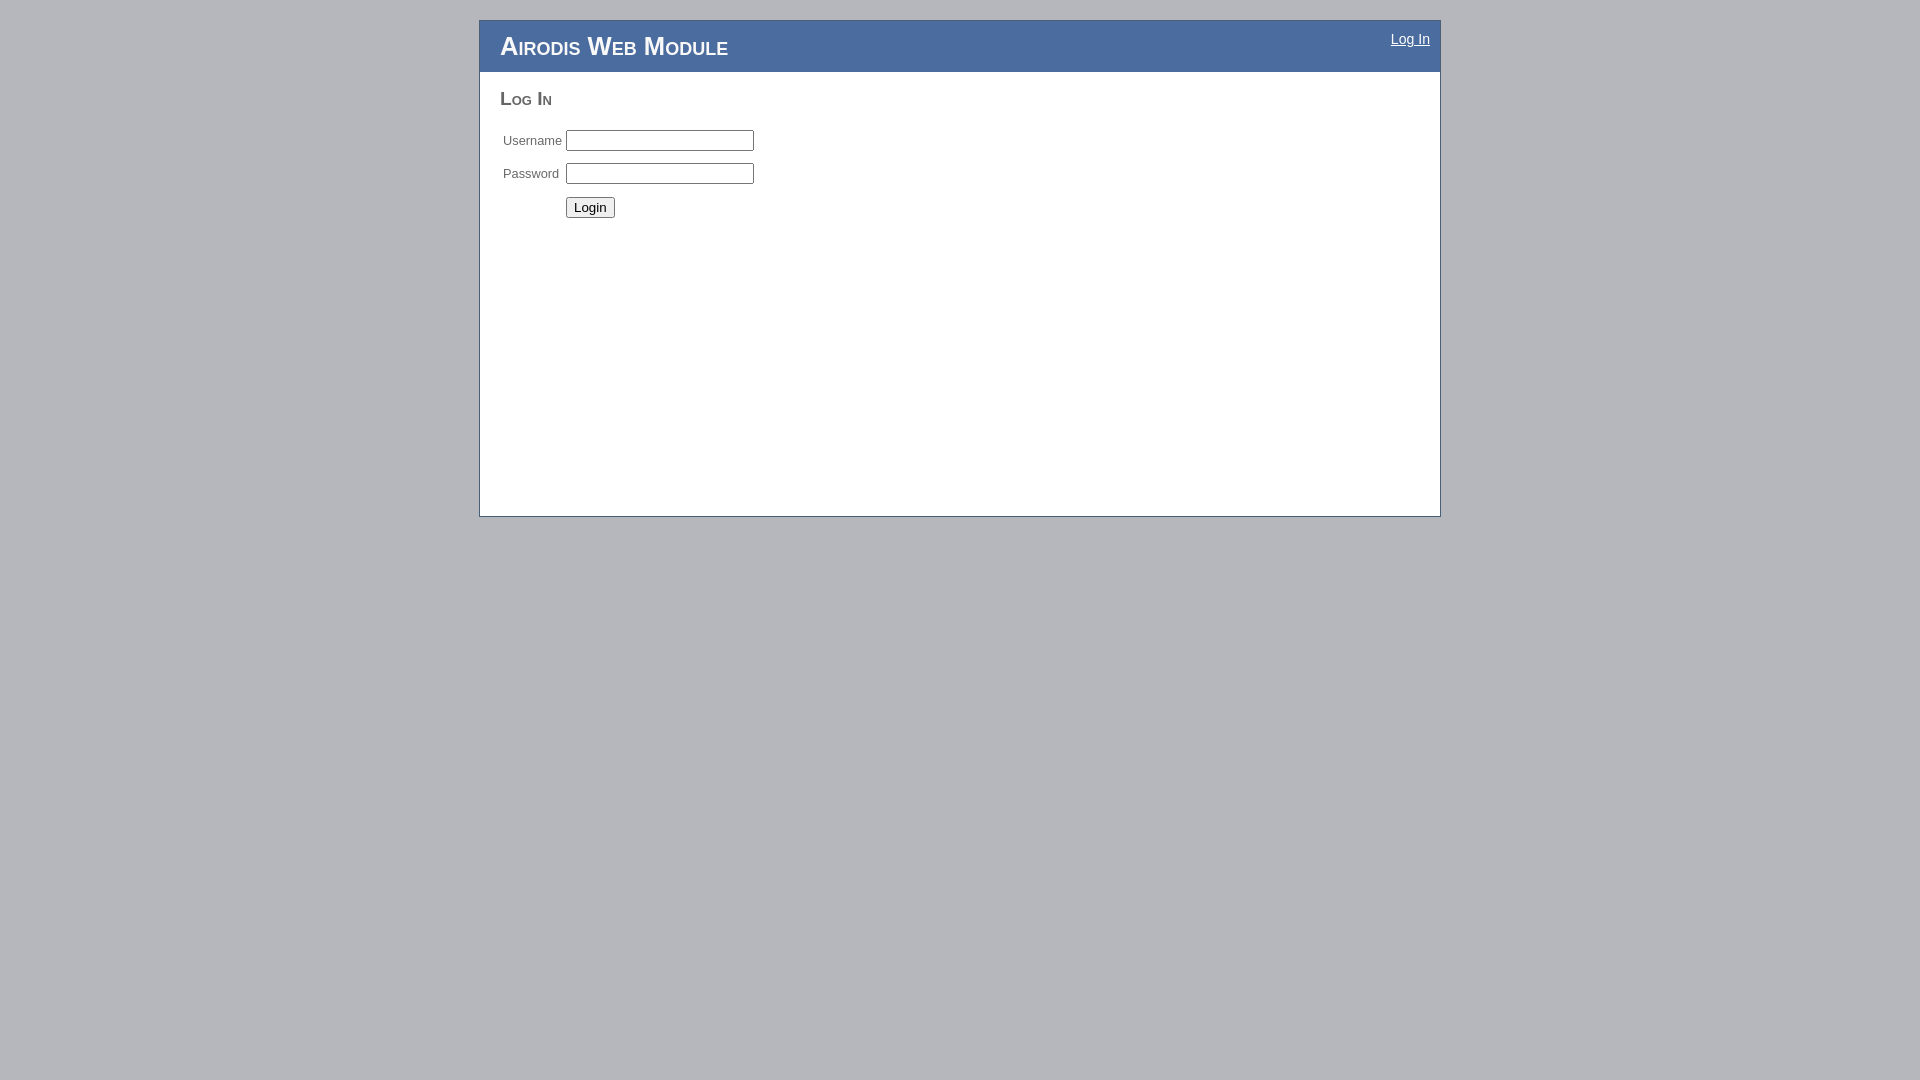 This screenshot has width=1920, height=1080. I want to click on 'Login', so click(589, 207).